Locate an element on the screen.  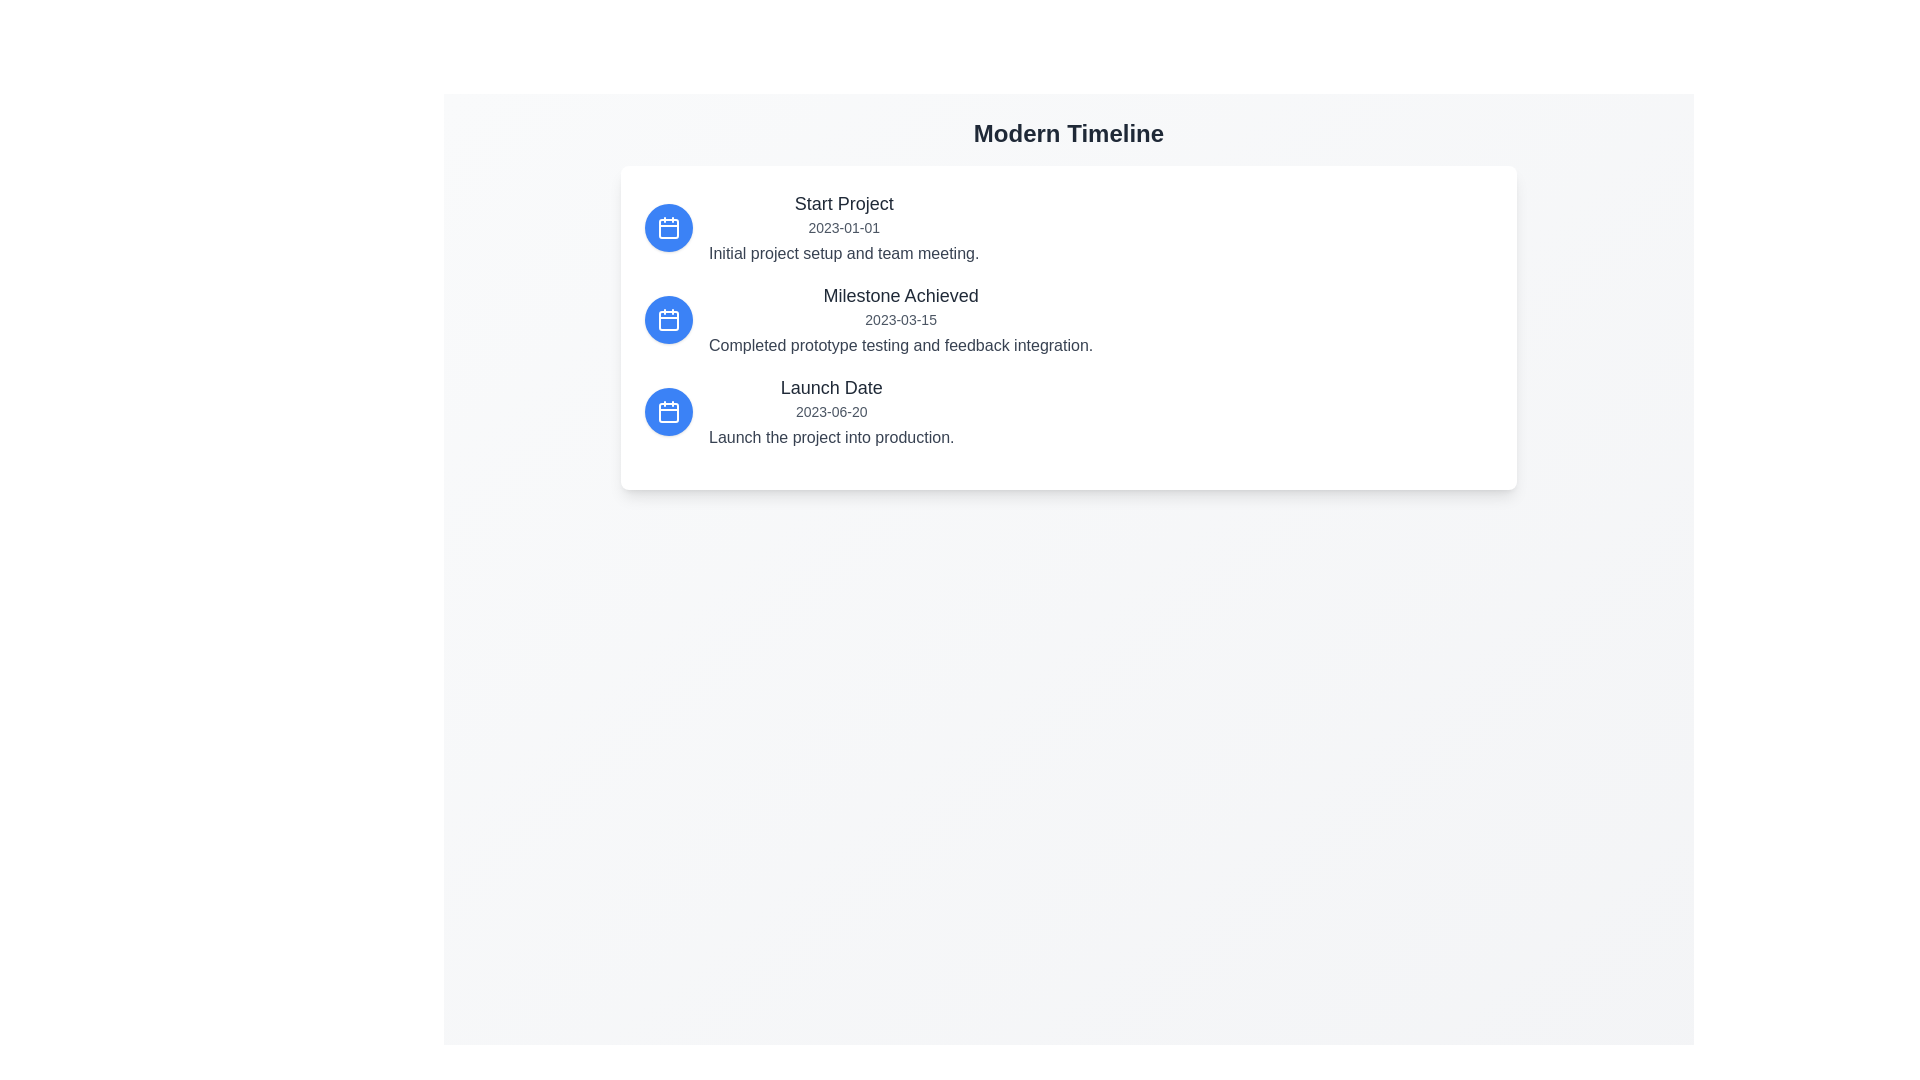
information from the second timeline entry, which contains the milestone's title, date, and description, located below the 'Start Project' entry and above the 'Launch Date' entry is located at coordinates (900, 319).